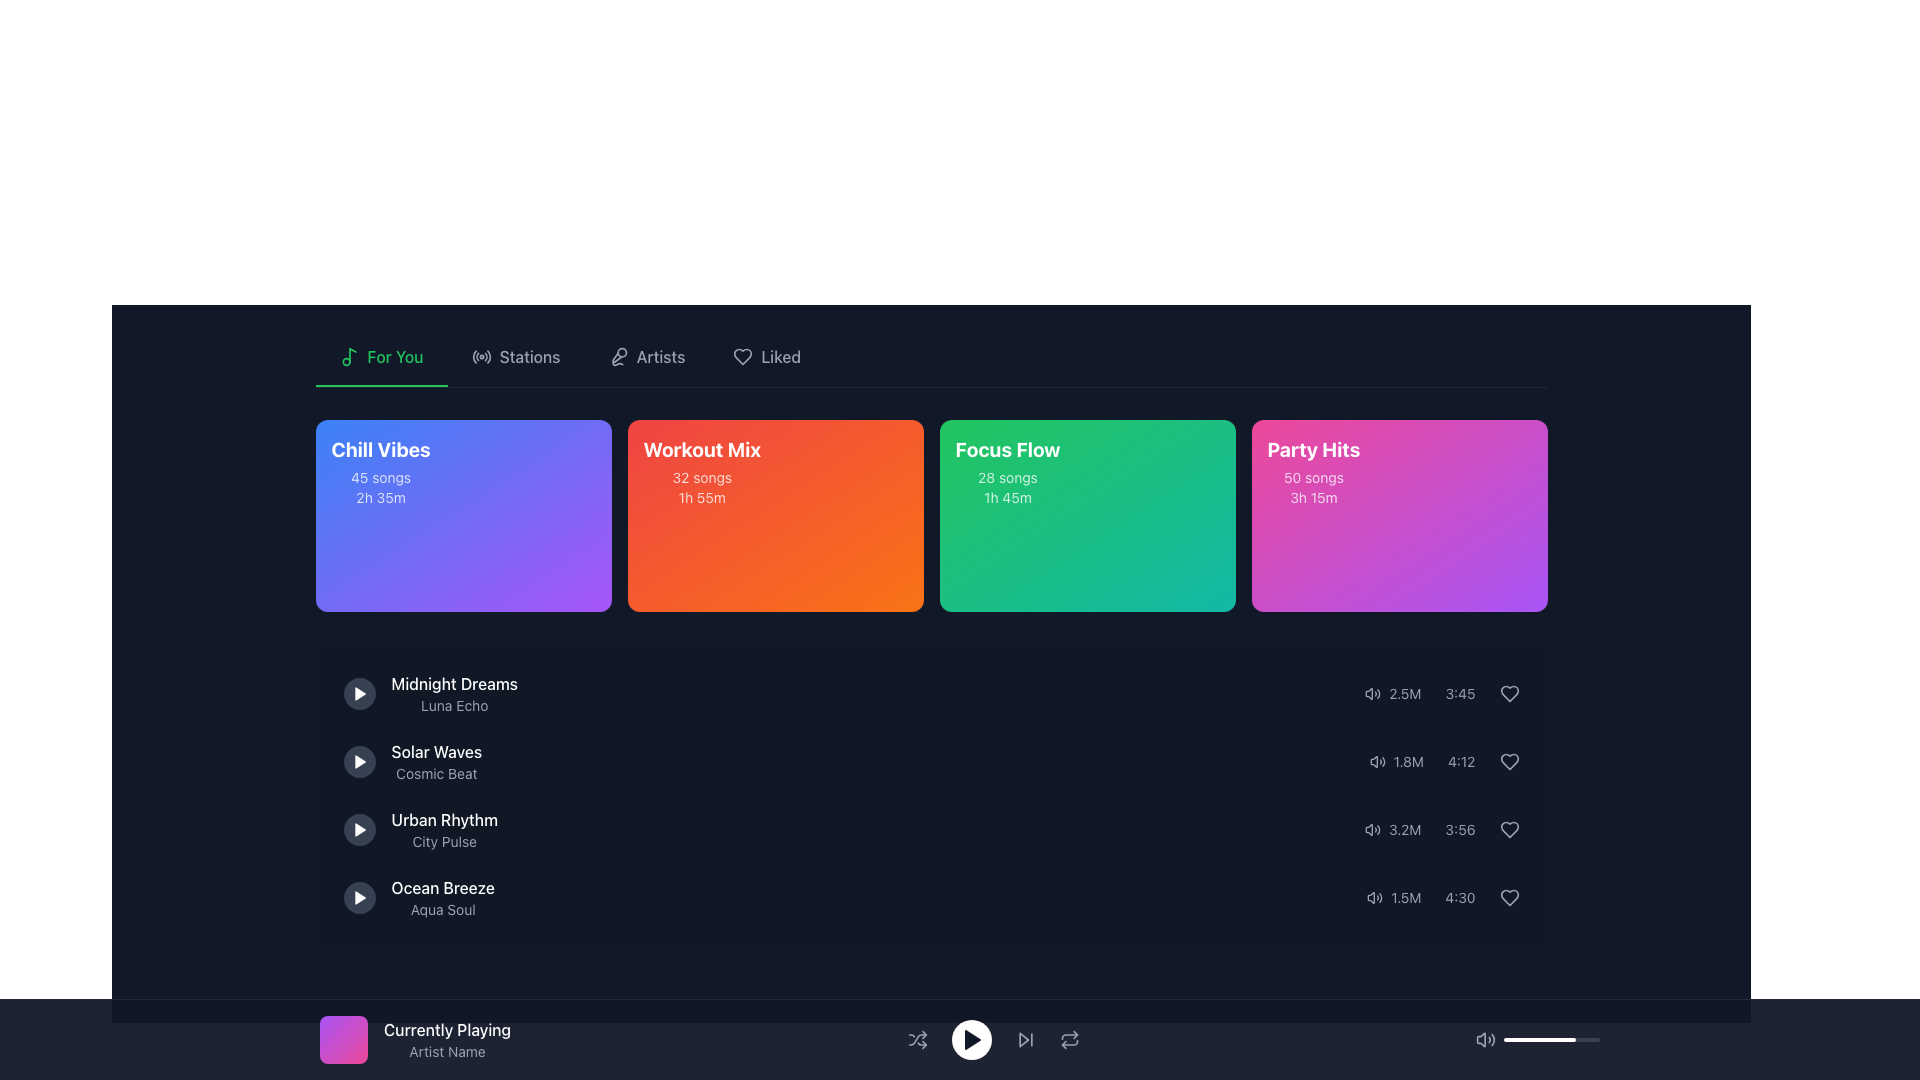 Image resolution: width=1920 pixels, height=1080 pixels. What do you see at coordinates (443, 841) in the screenshot?
I see `text label that serves as a description for the item labeled 'Urban Rhythm', which is positioned immediately below the 'Urban Rhythm' text in a vertical list of song items` at bounding box center [443, 841].